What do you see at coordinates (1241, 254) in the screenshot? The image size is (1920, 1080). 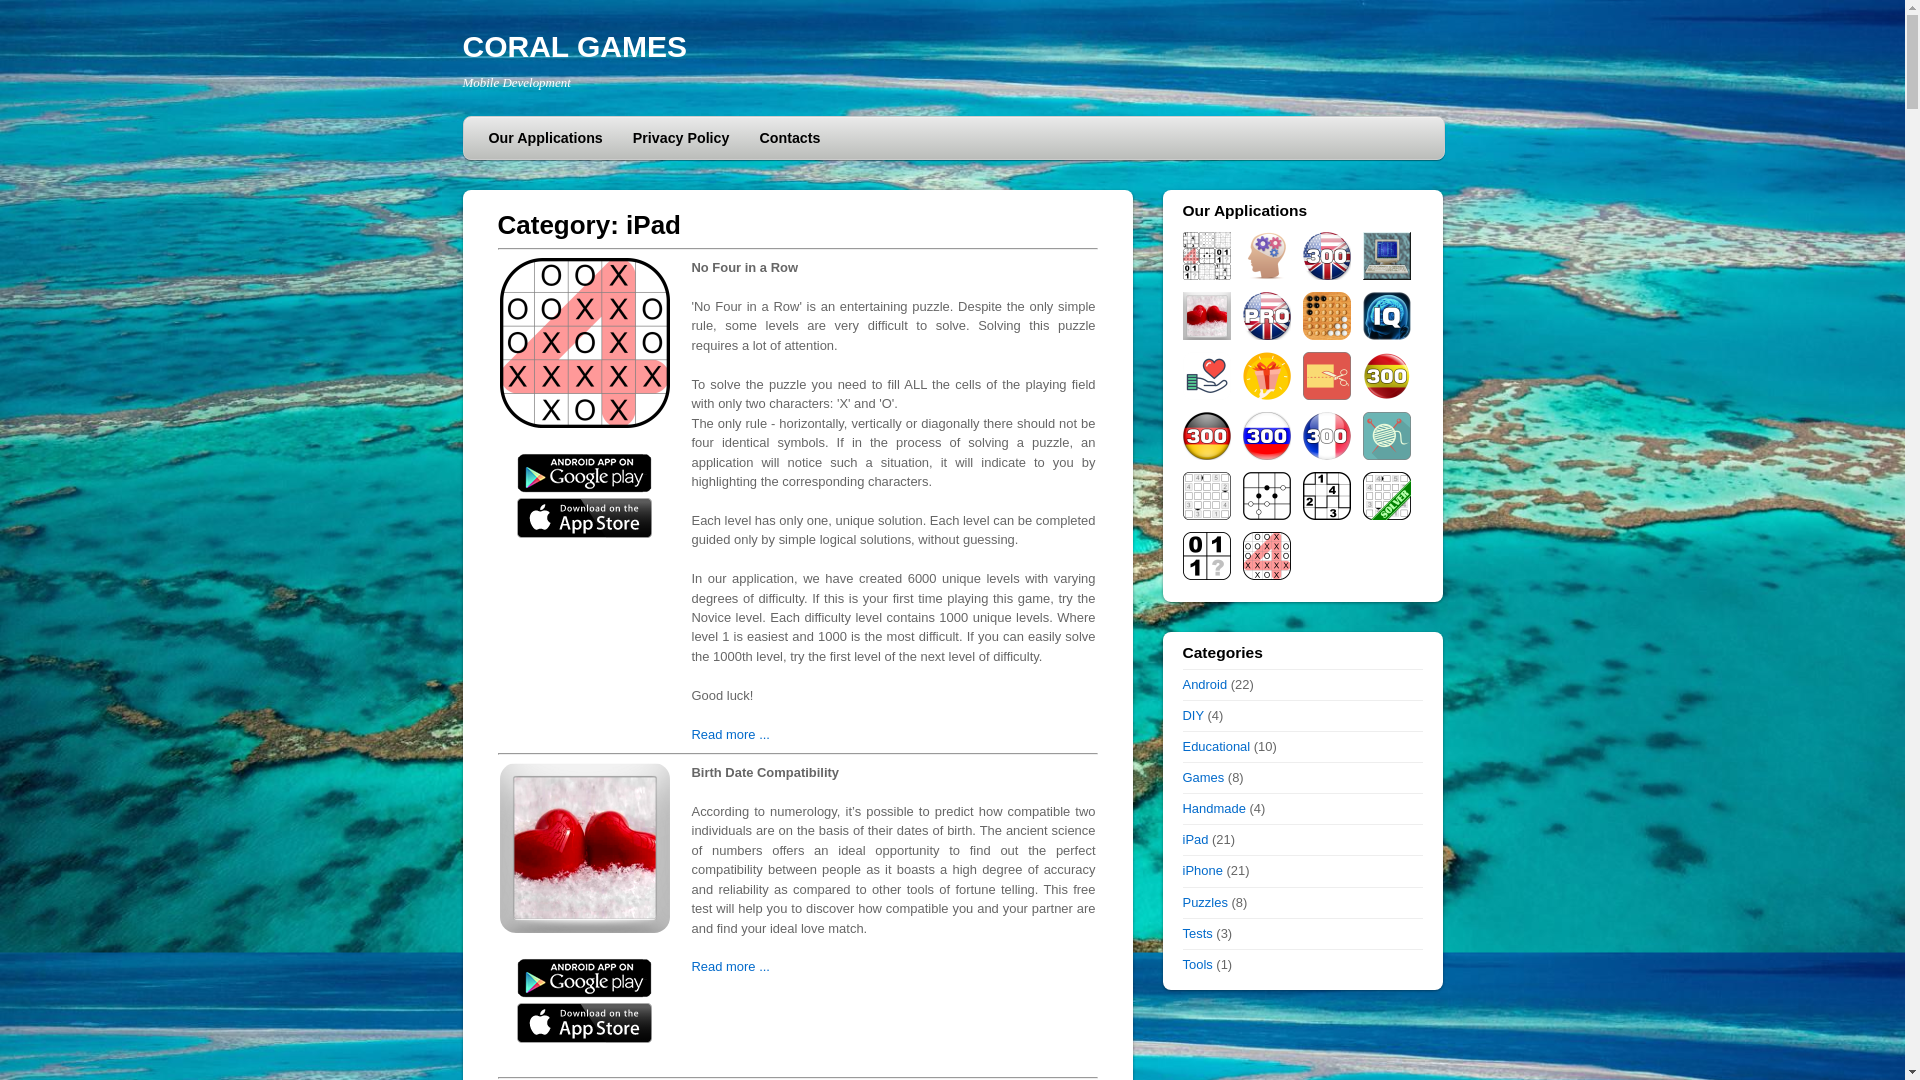 I see `'Bennet Test'` at bounding box center [1241, 254].